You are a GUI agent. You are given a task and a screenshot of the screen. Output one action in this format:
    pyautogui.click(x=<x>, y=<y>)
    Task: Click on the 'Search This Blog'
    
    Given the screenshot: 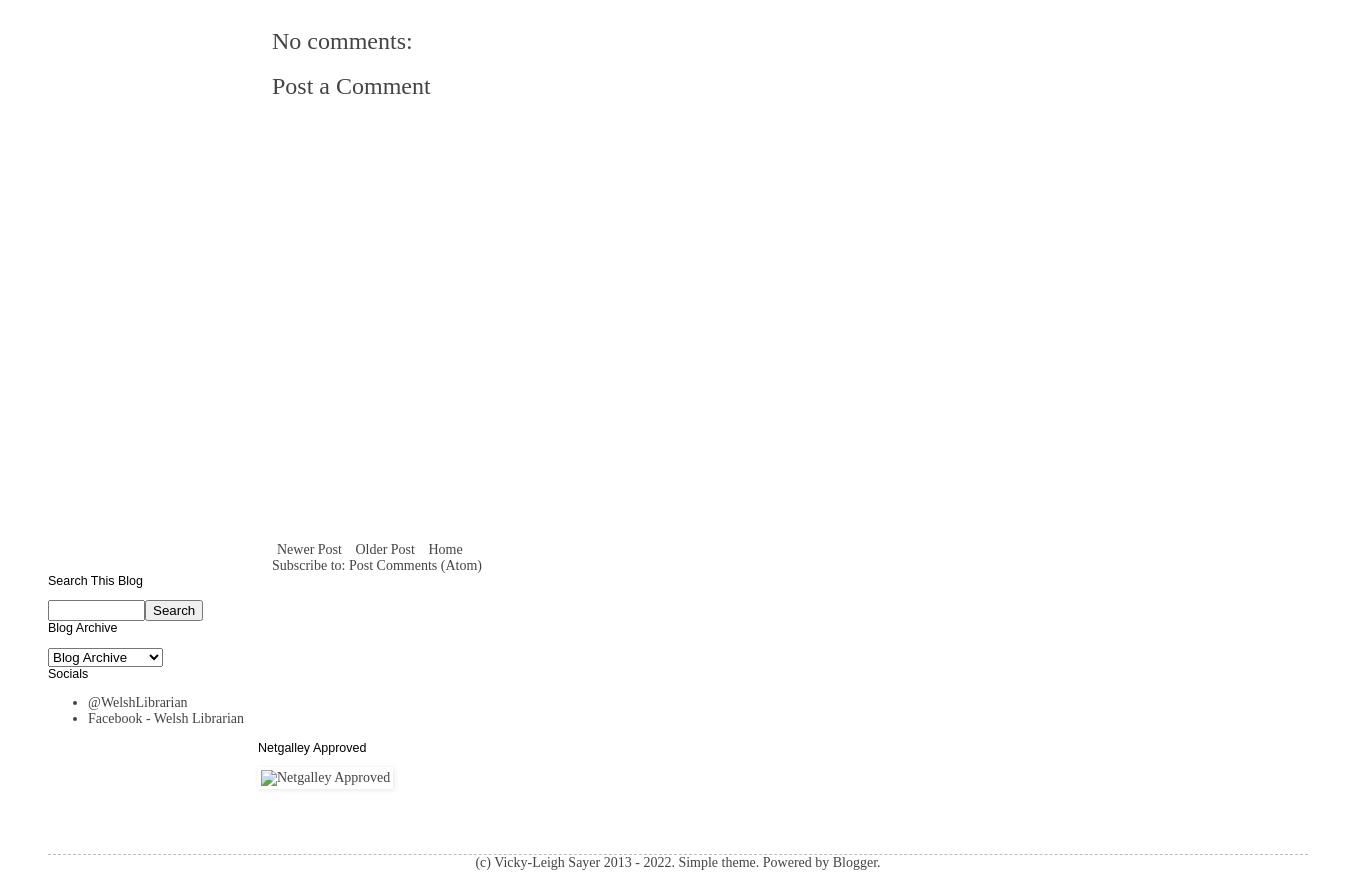 What is the action you would take?
    pyautogui.click(x=46, y=579)
    